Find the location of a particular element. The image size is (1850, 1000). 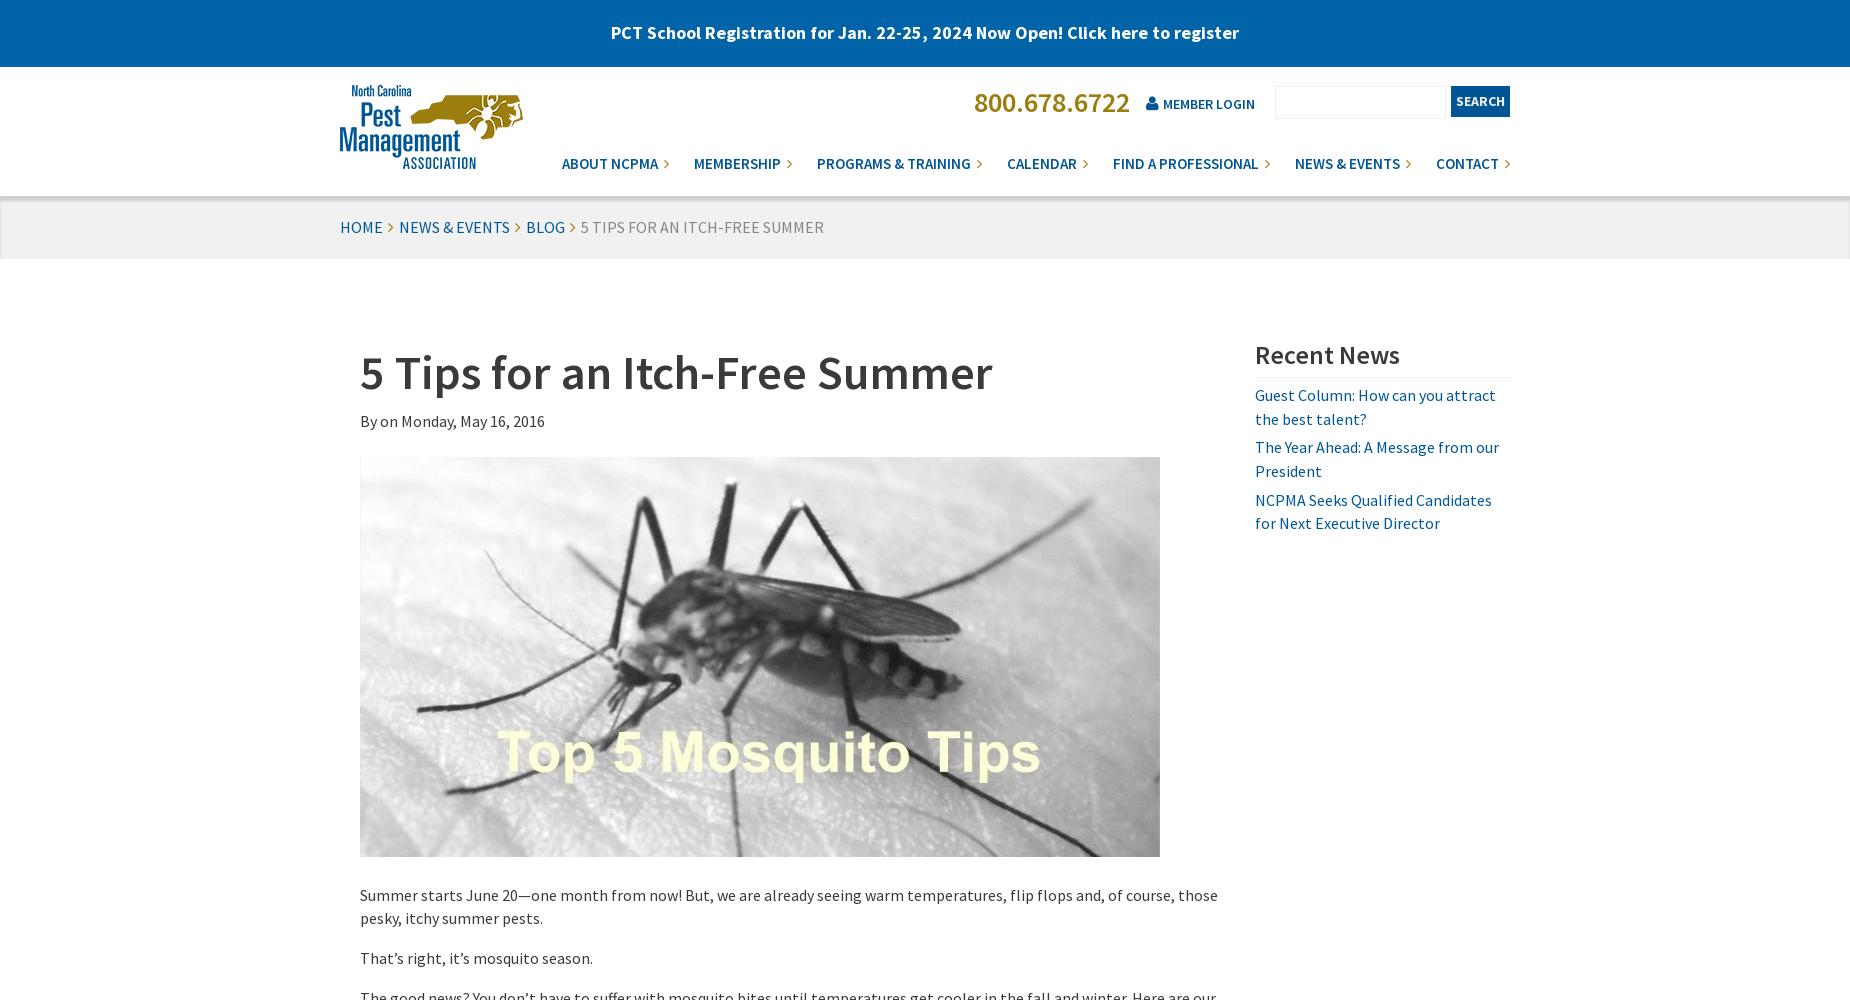

'800.678.6722' is located at coordinates (1050, 101).